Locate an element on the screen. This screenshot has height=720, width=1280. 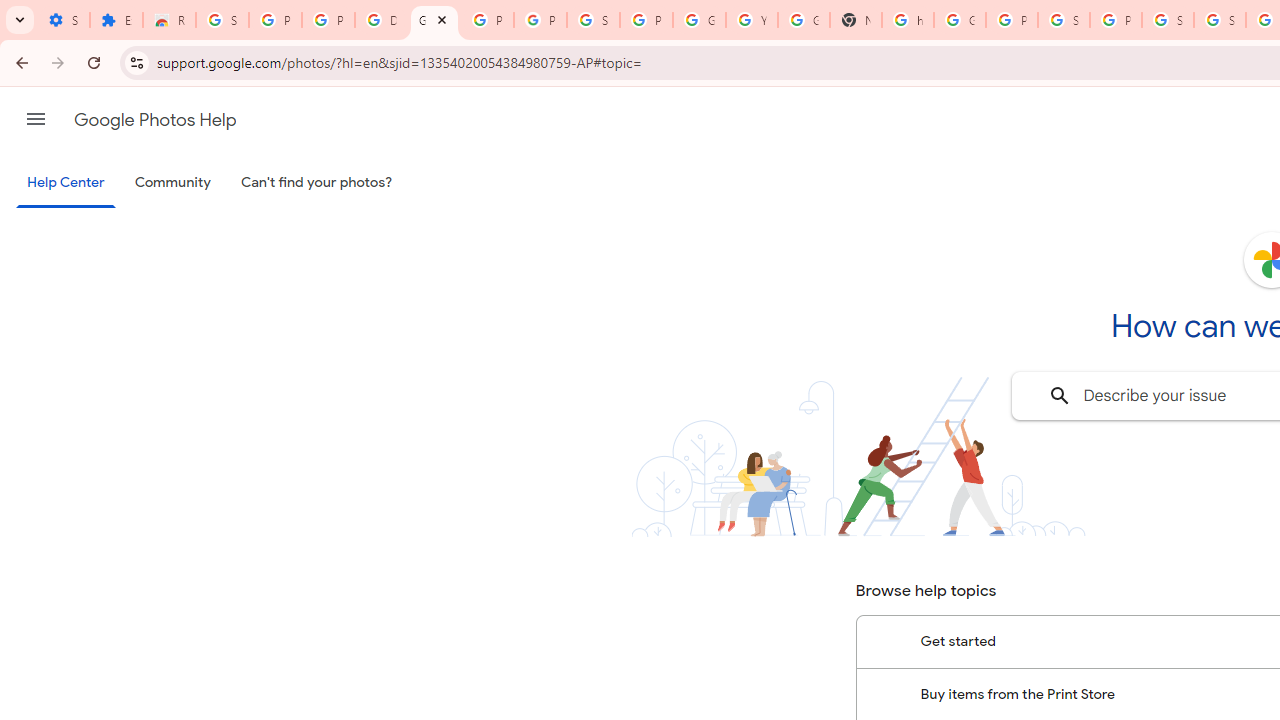
'Google Photos Help' is located at coordinates (154, 119).